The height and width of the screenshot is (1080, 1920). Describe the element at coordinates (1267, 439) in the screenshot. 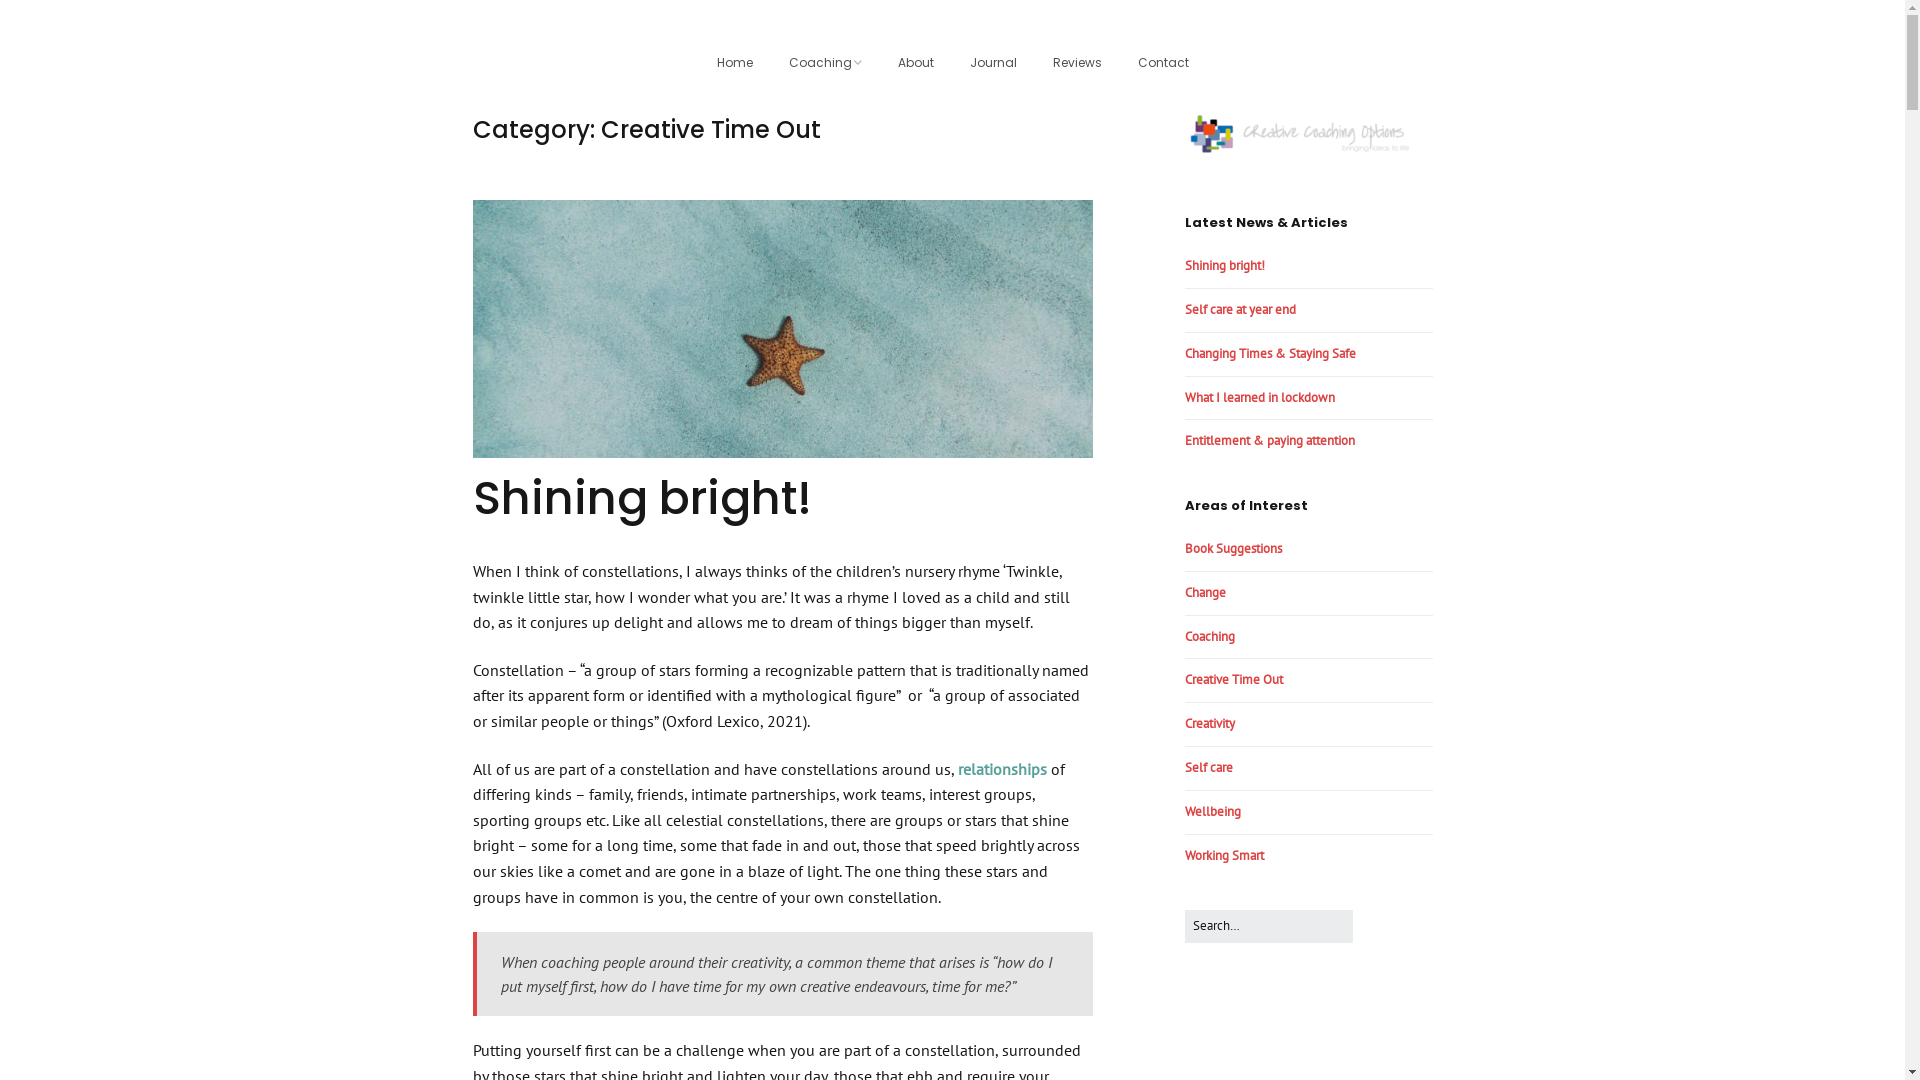

I see `'Entitlement & paying attention'` at that location.